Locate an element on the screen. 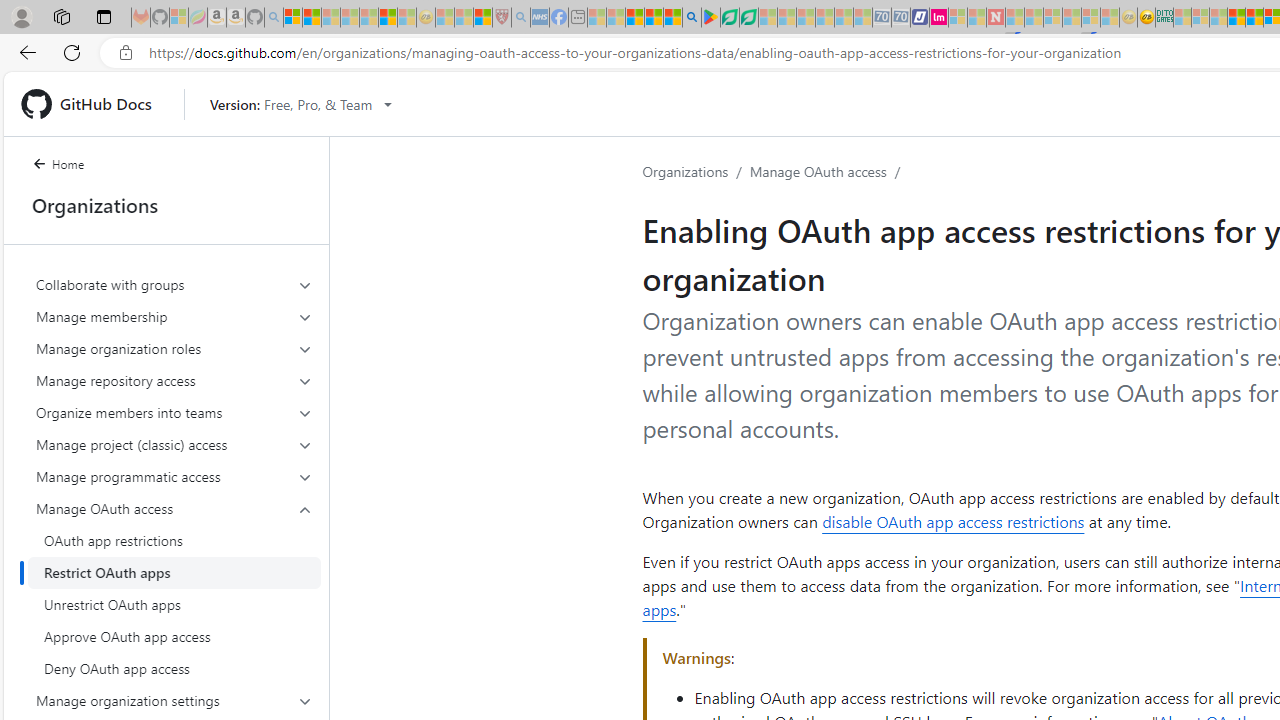  'The Weather Channel - MSN - Sleeping' is located at coordinates (331, 17).